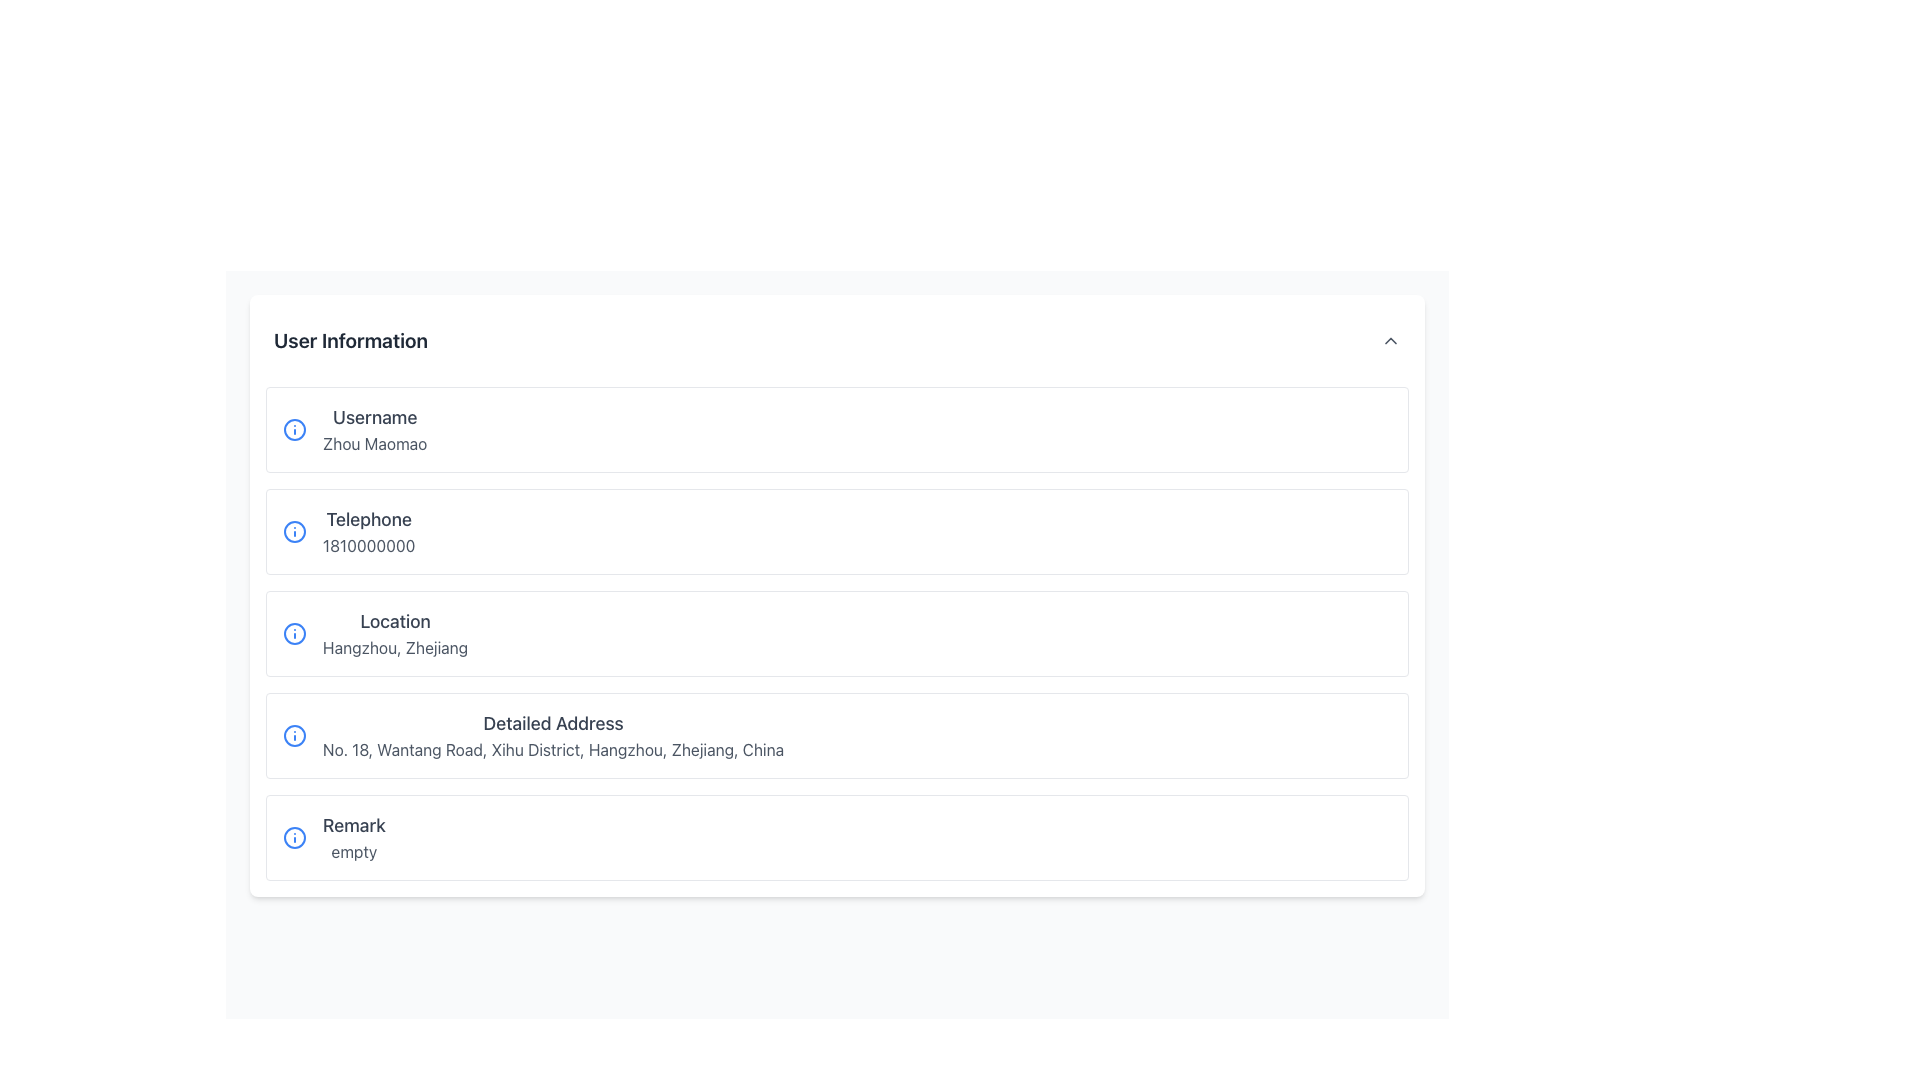  Describe the element at coordinates (293, 531) in the screenshot. I see `the Circular SVG graphical element that serves as a visual cue for the 'Telephone' field, located next to the 'Telephone' label in the user information section` at that location.